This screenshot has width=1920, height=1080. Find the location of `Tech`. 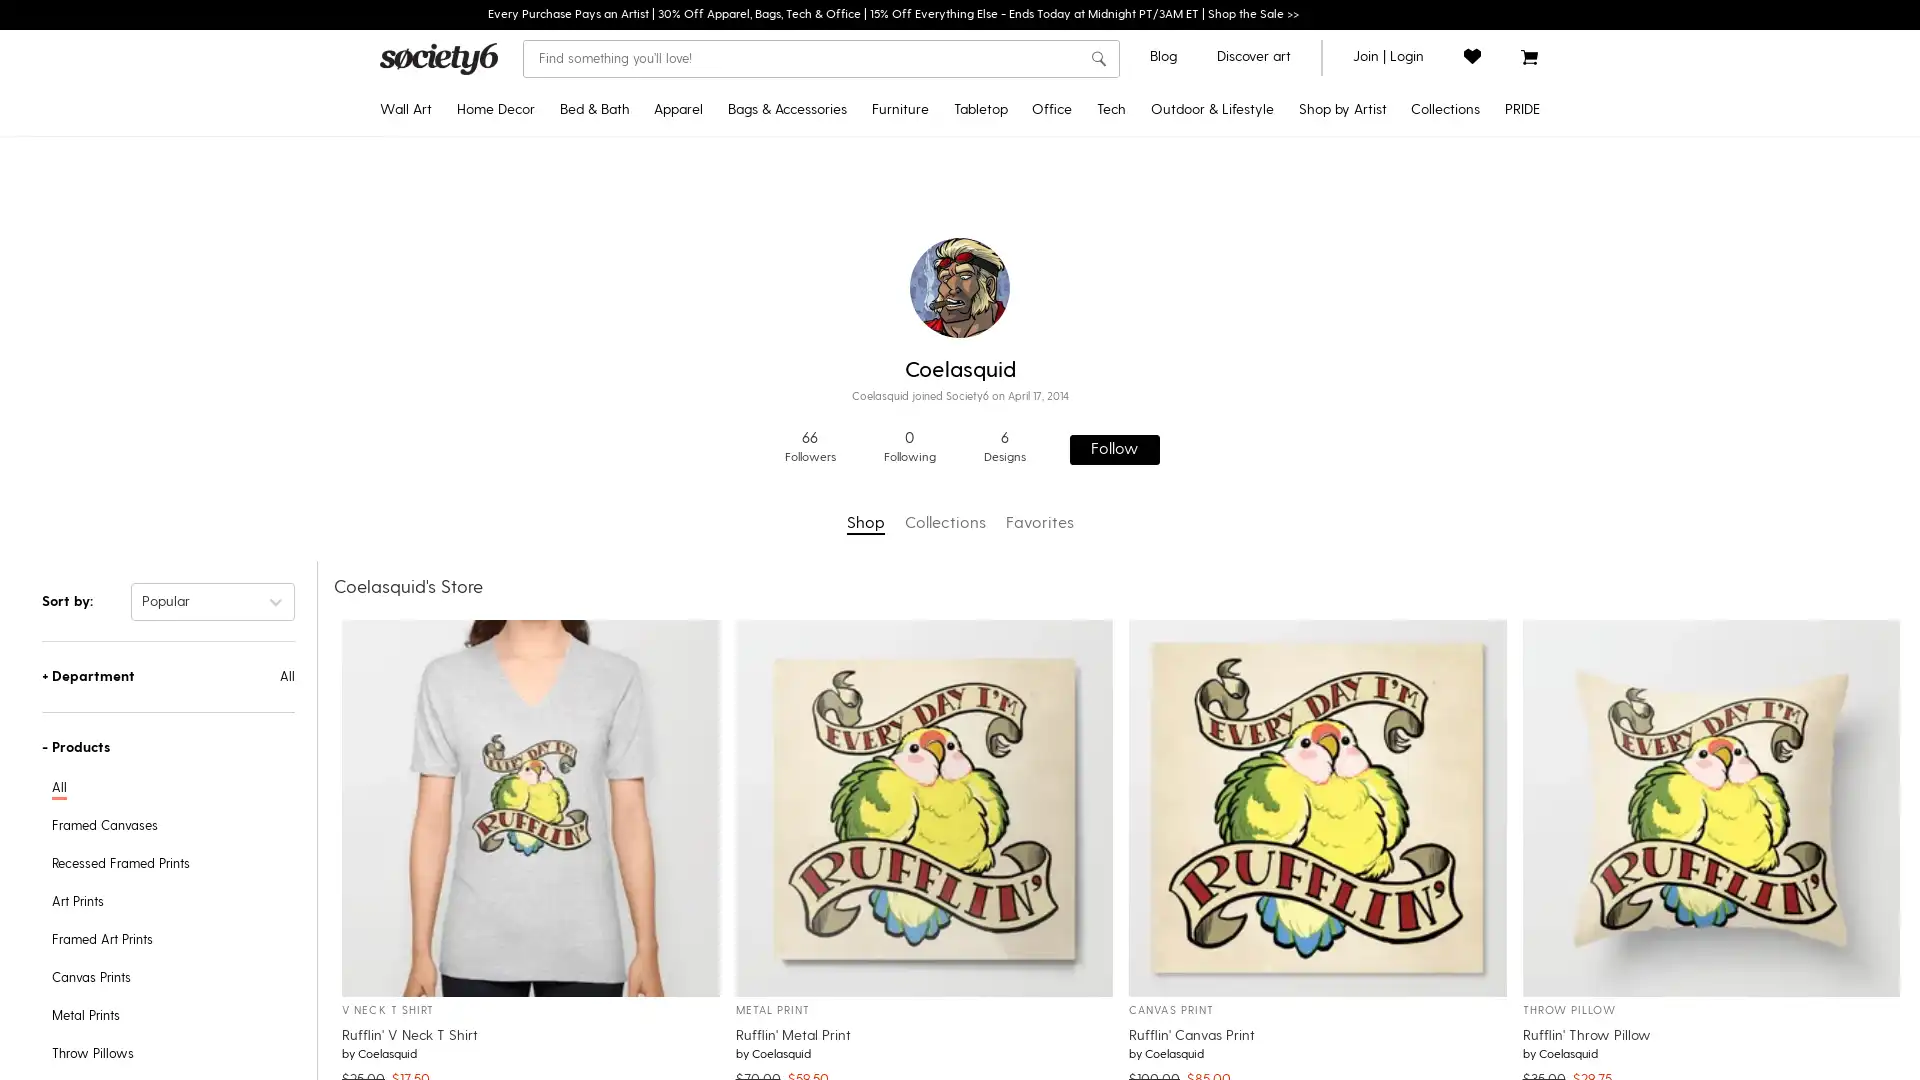

Tech is located at coordinates (1110, 110).